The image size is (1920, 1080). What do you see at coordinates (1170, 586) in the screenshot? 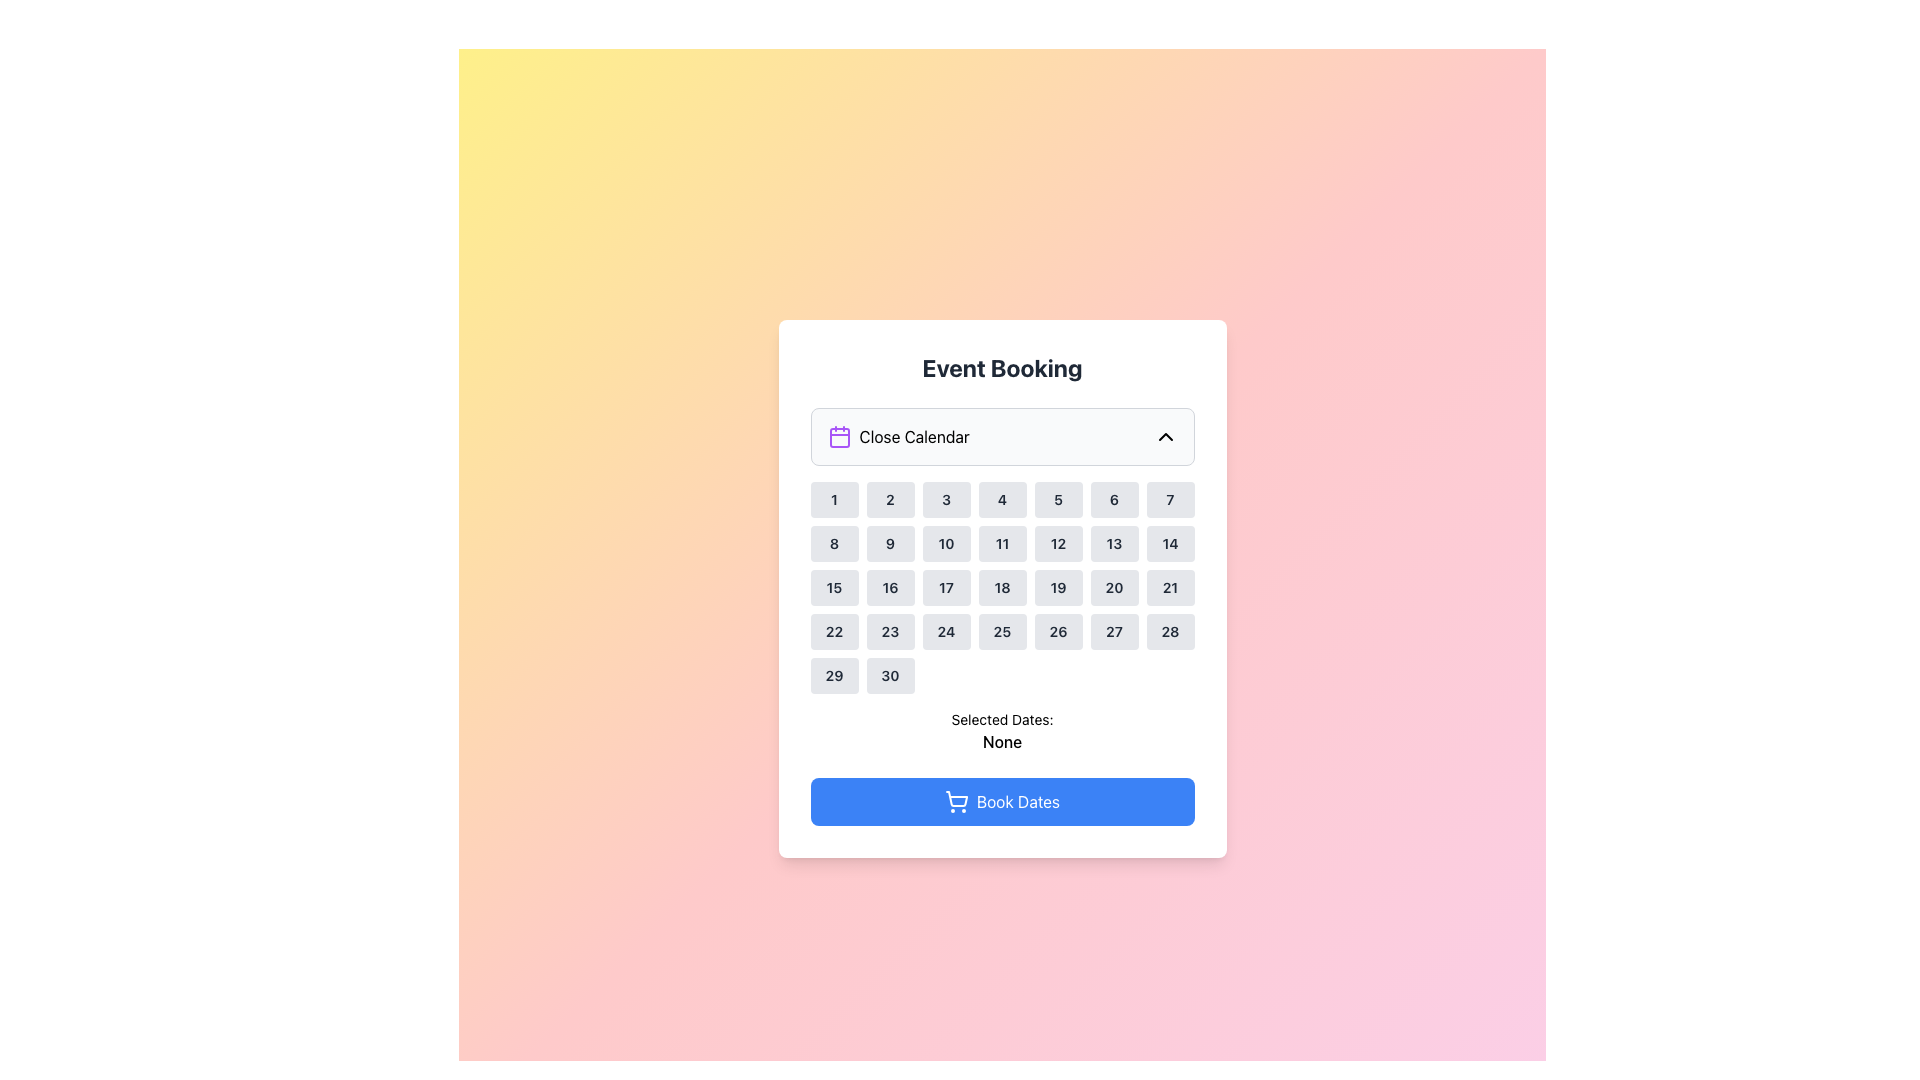
I see `the button displaying the number '21' in the calendar grid layout` at bounding box center [1170, 586].